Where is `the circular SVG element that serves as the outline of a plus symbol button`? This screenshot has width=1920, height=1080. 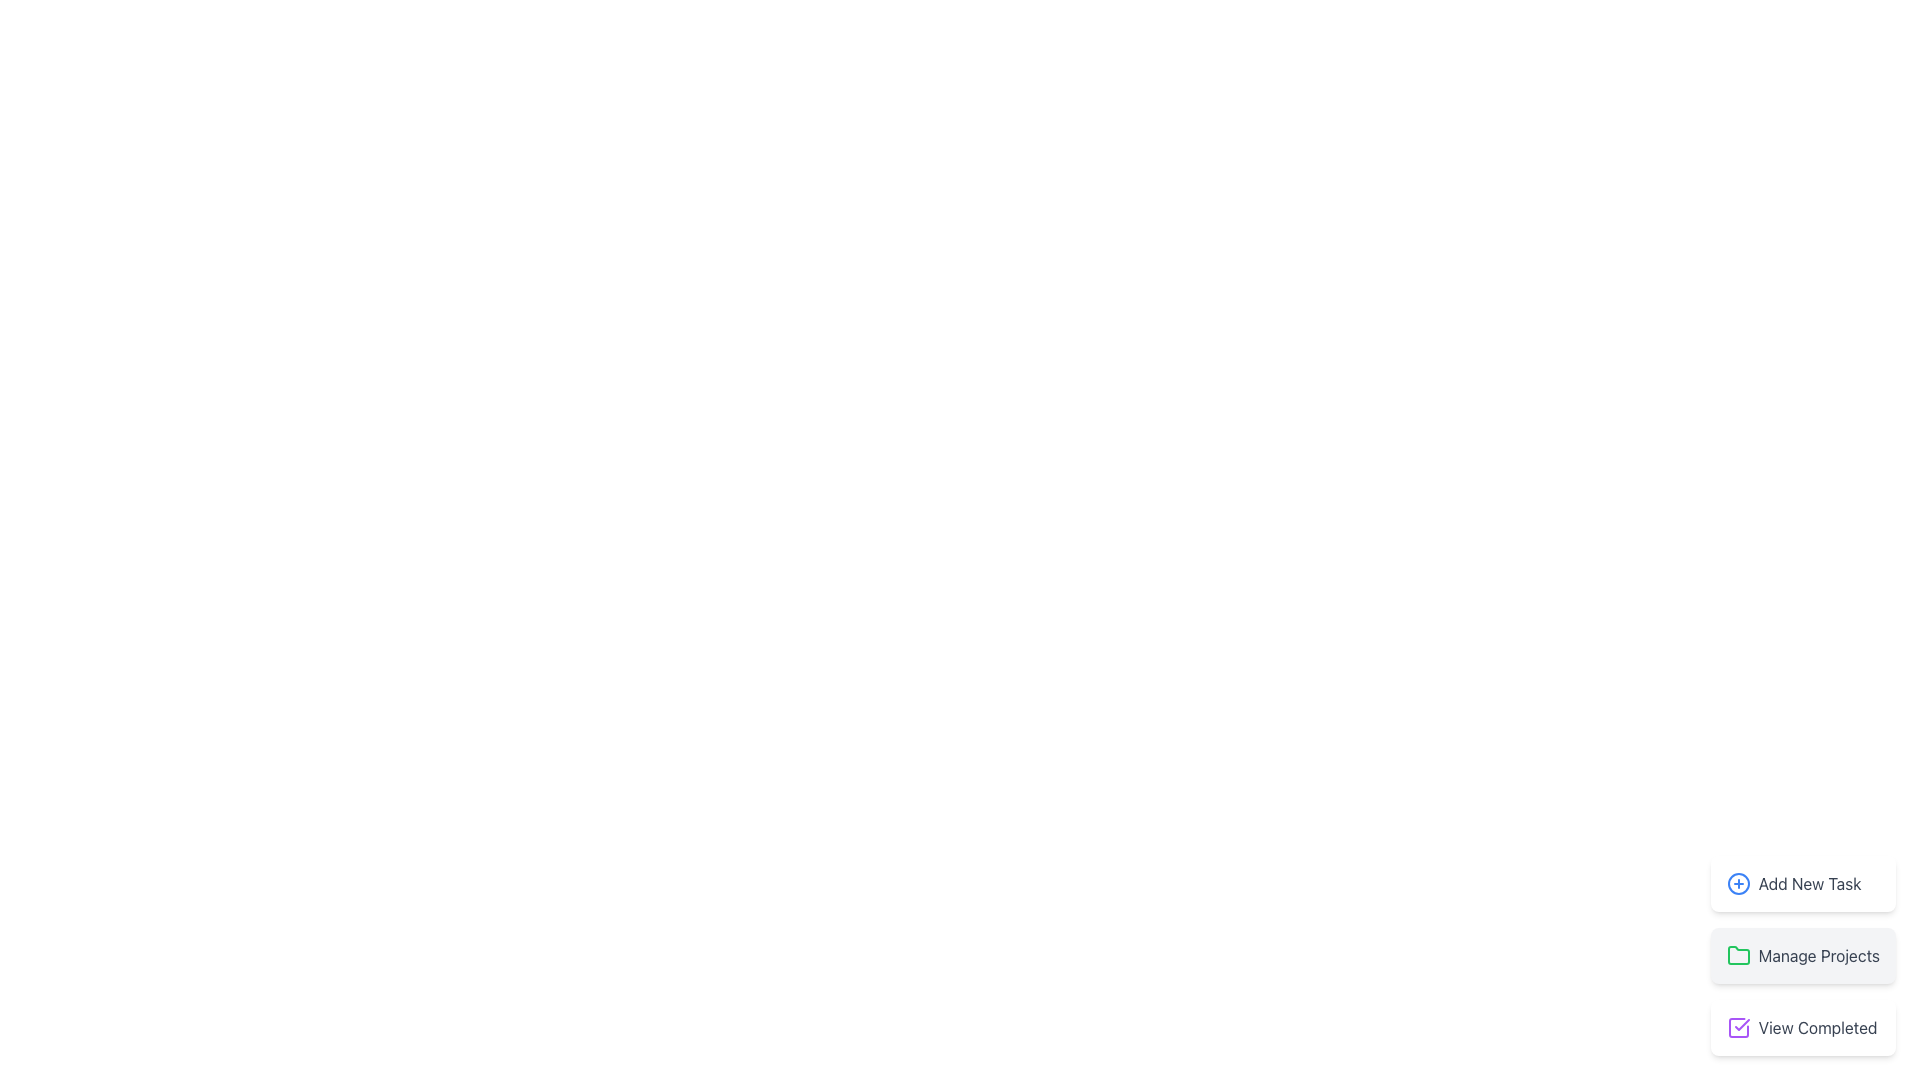
the circular SVG element that serves as the outline of a plus symbol button is located at coordinates (1736, 882).